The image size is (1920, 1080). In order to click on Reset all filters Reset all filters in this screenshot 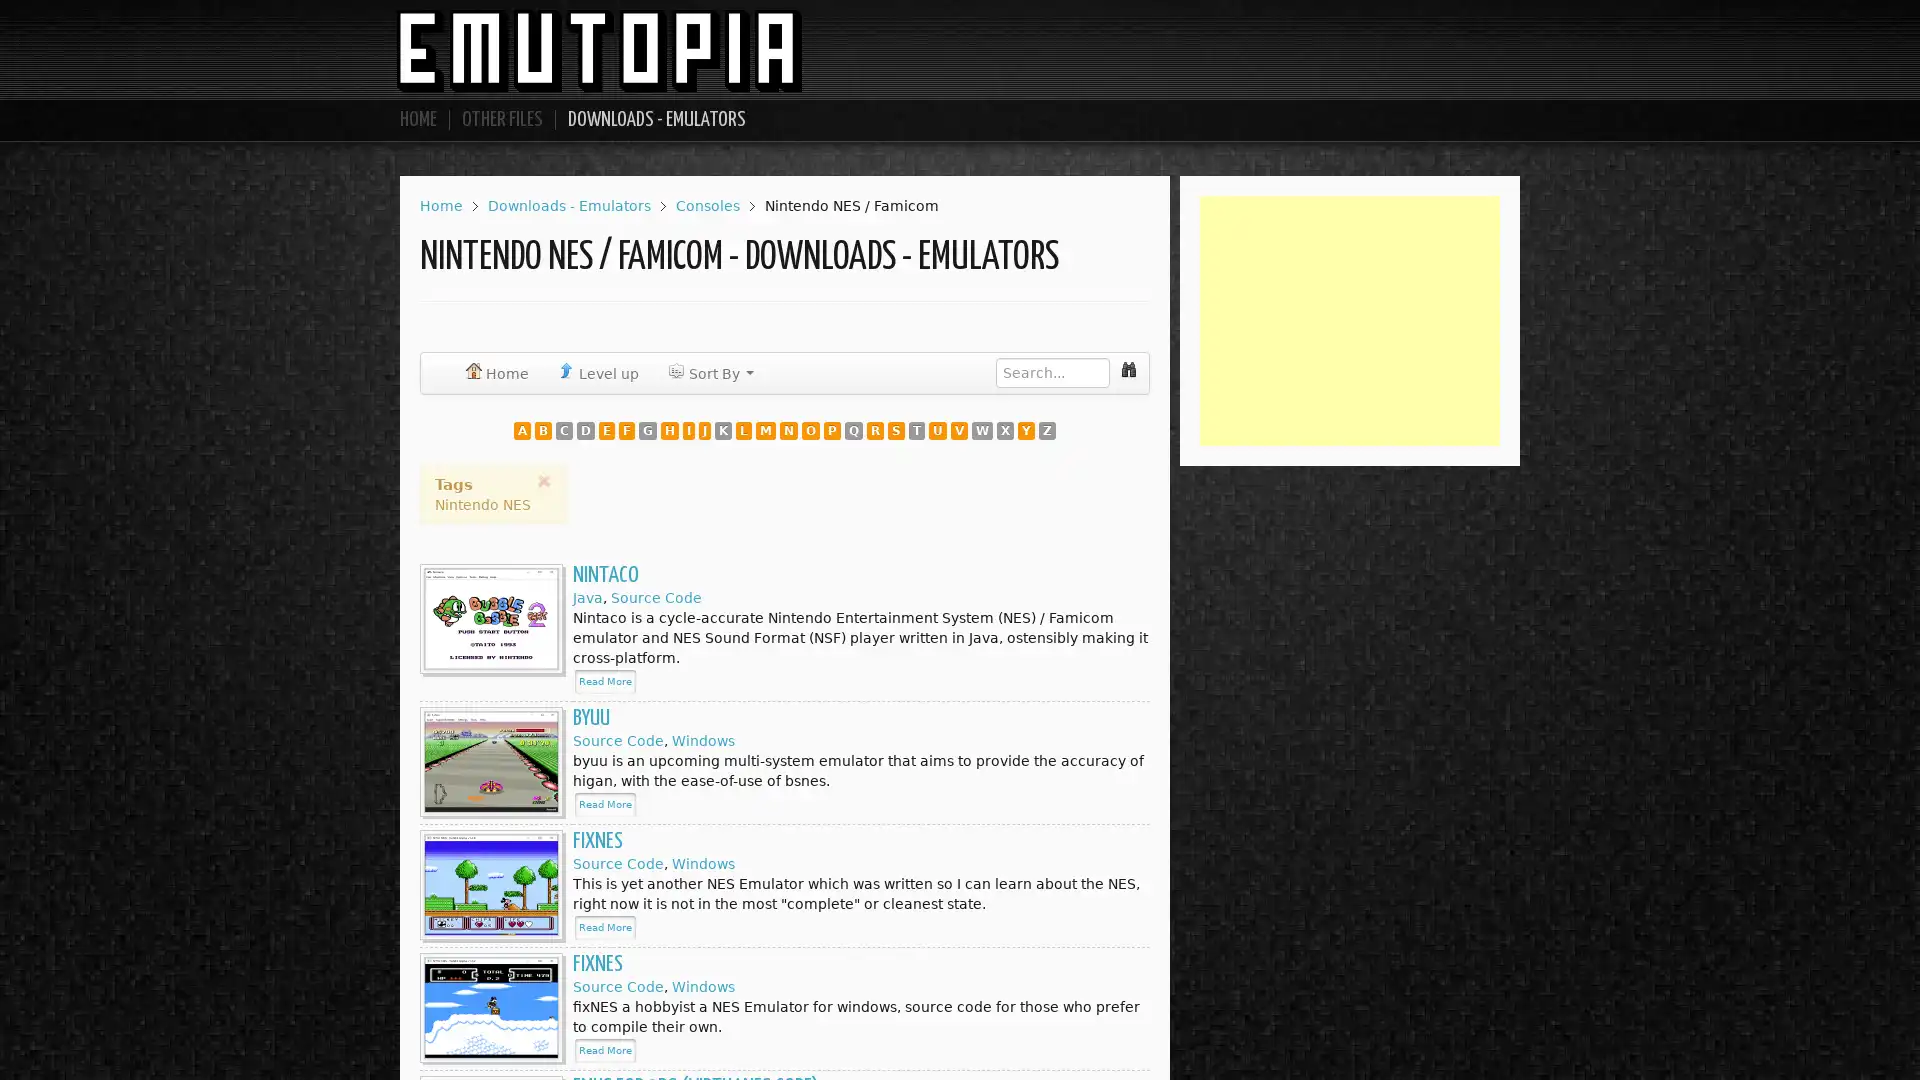, I will do `click(990, 429)`.